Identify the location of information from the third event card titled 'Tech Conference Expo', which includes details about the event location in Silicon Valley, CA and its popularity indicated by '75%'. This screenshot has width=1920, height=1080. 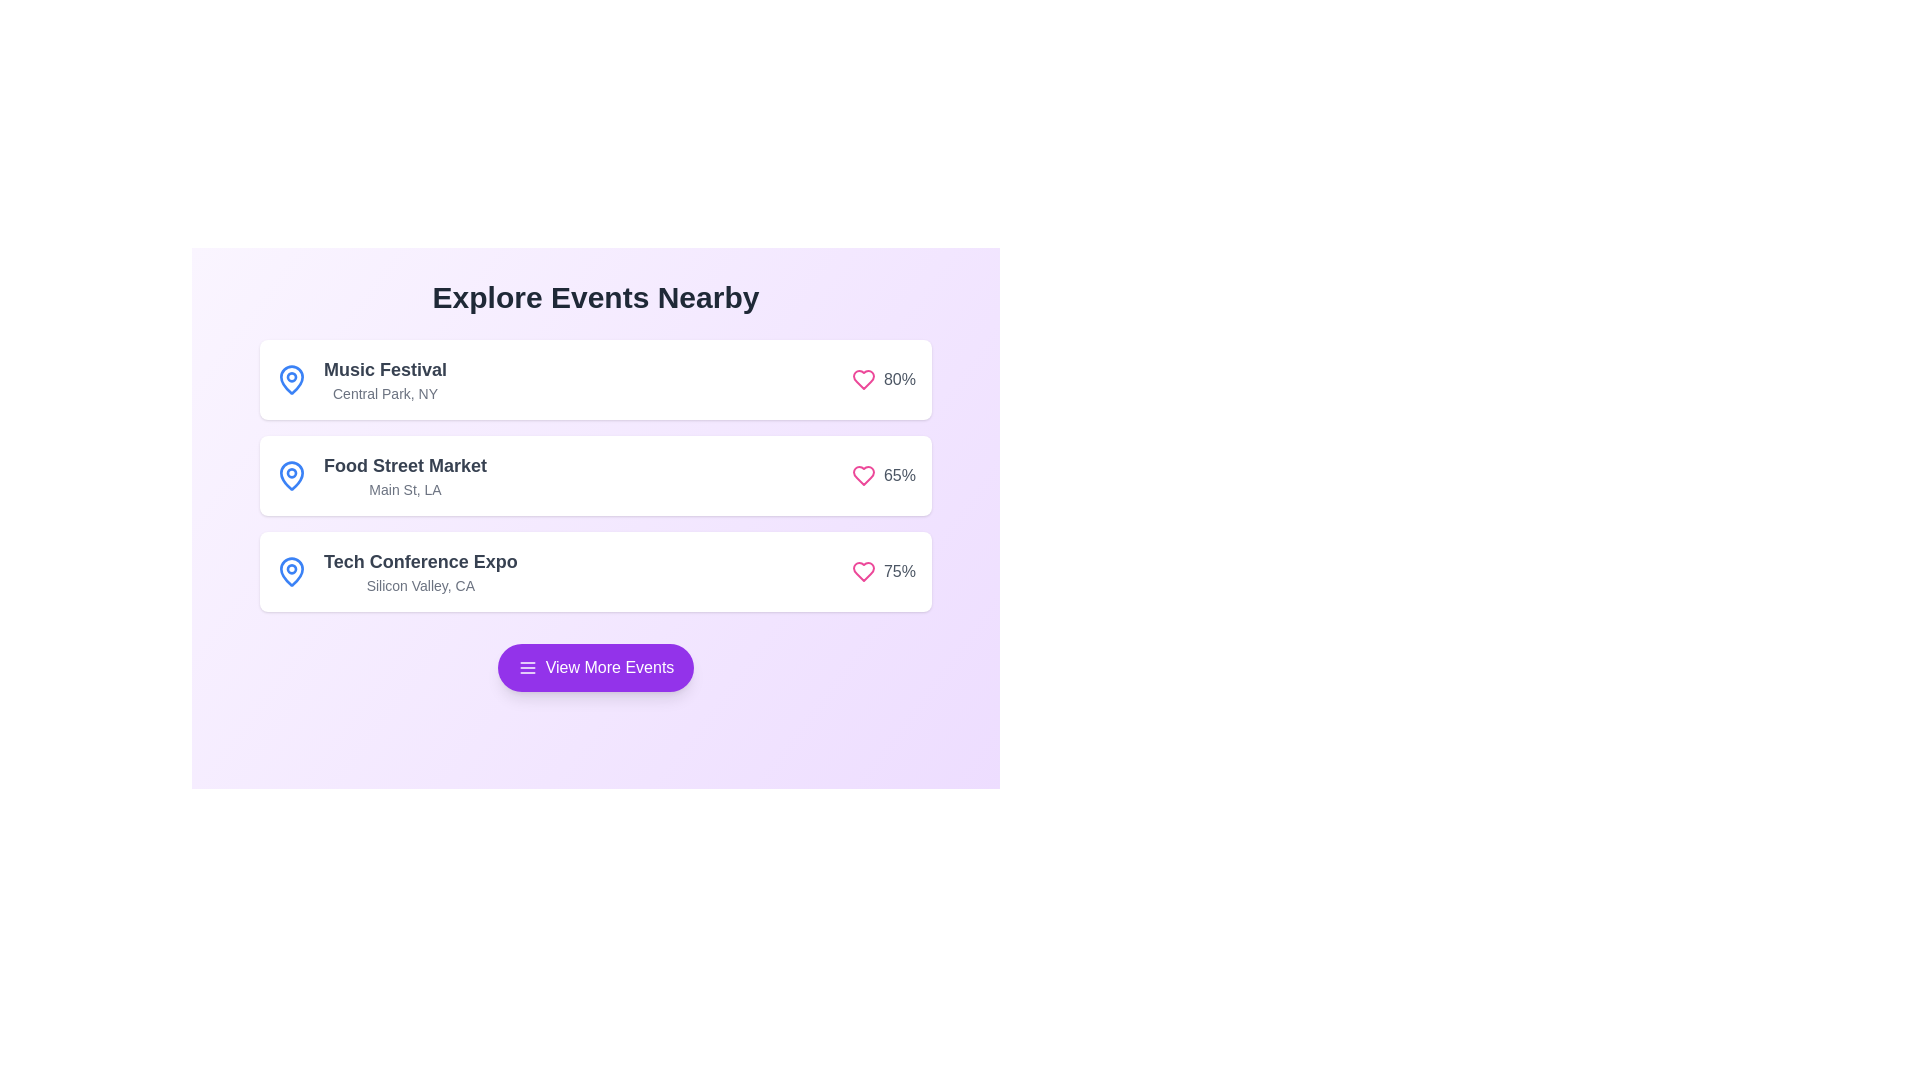
(594, 571).